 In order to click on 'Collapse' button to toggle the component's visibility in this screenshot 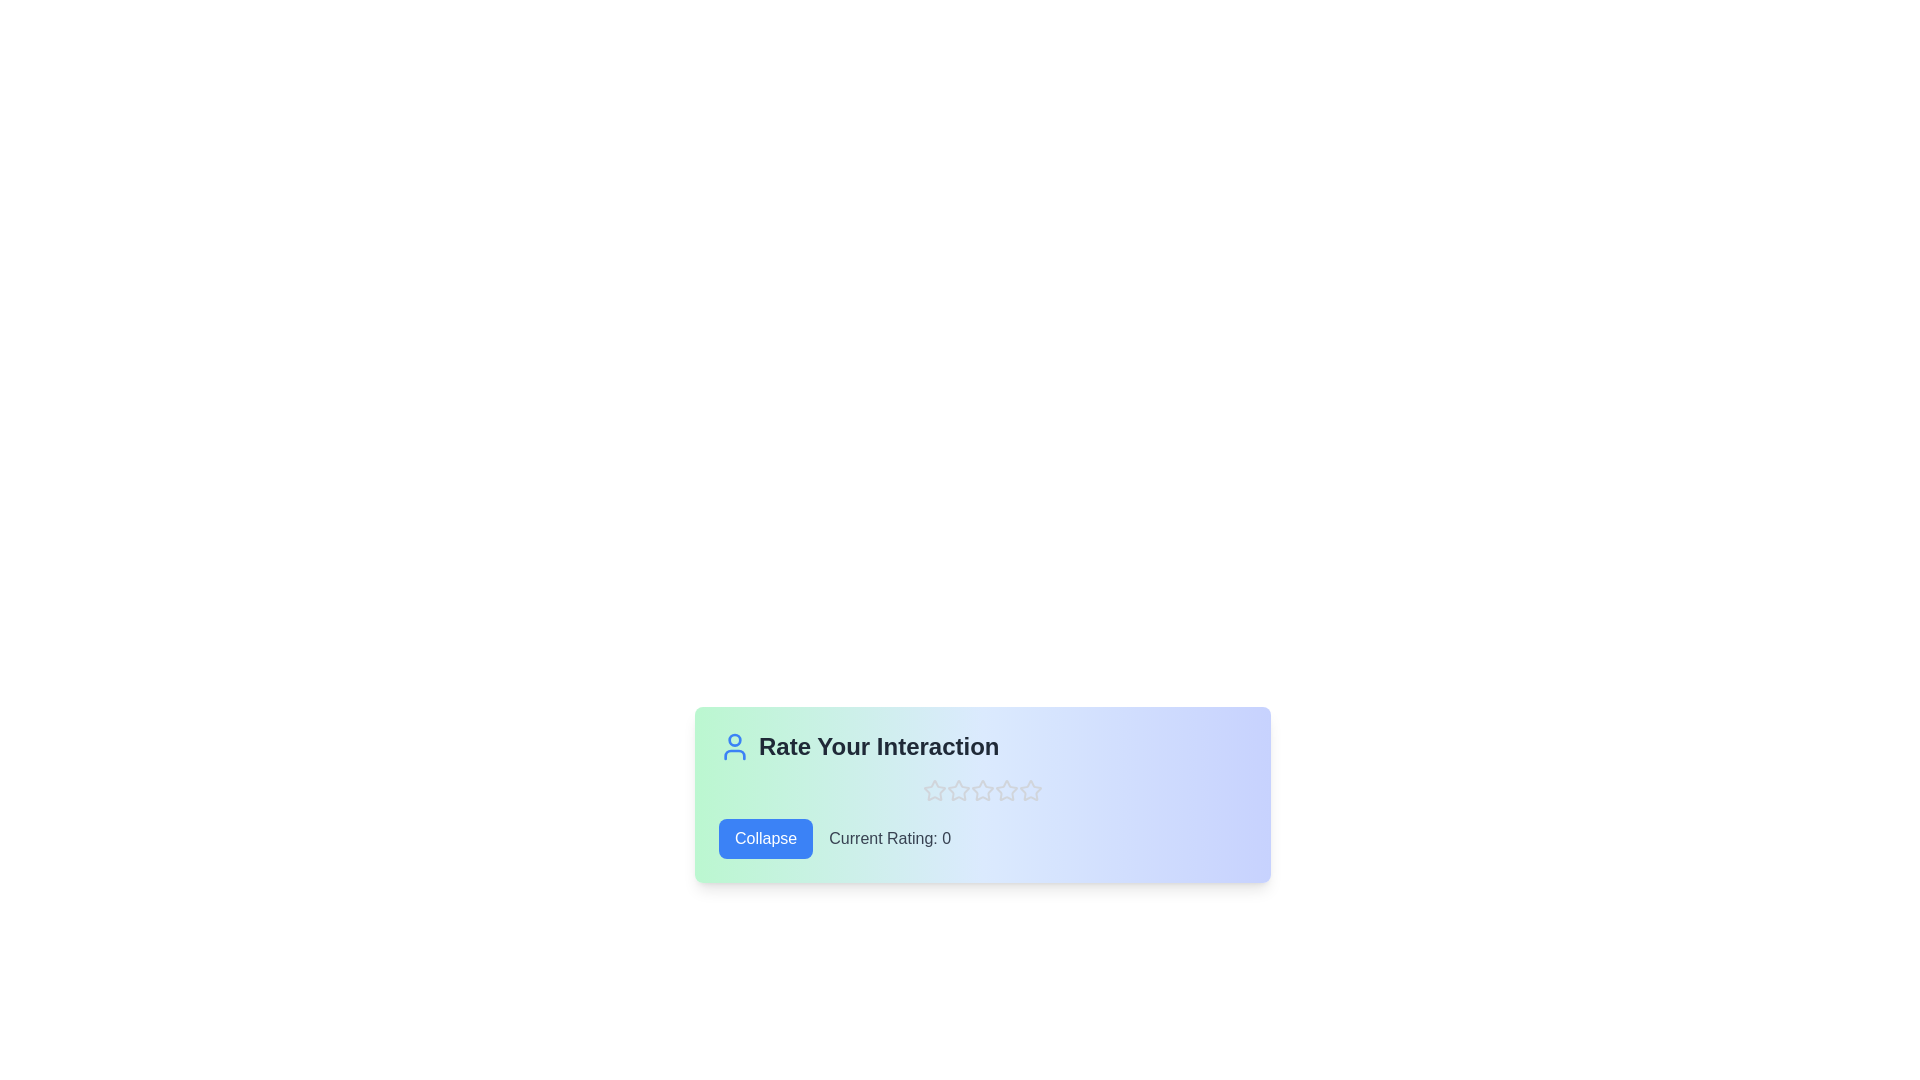, I will do `click(765, 839)`.